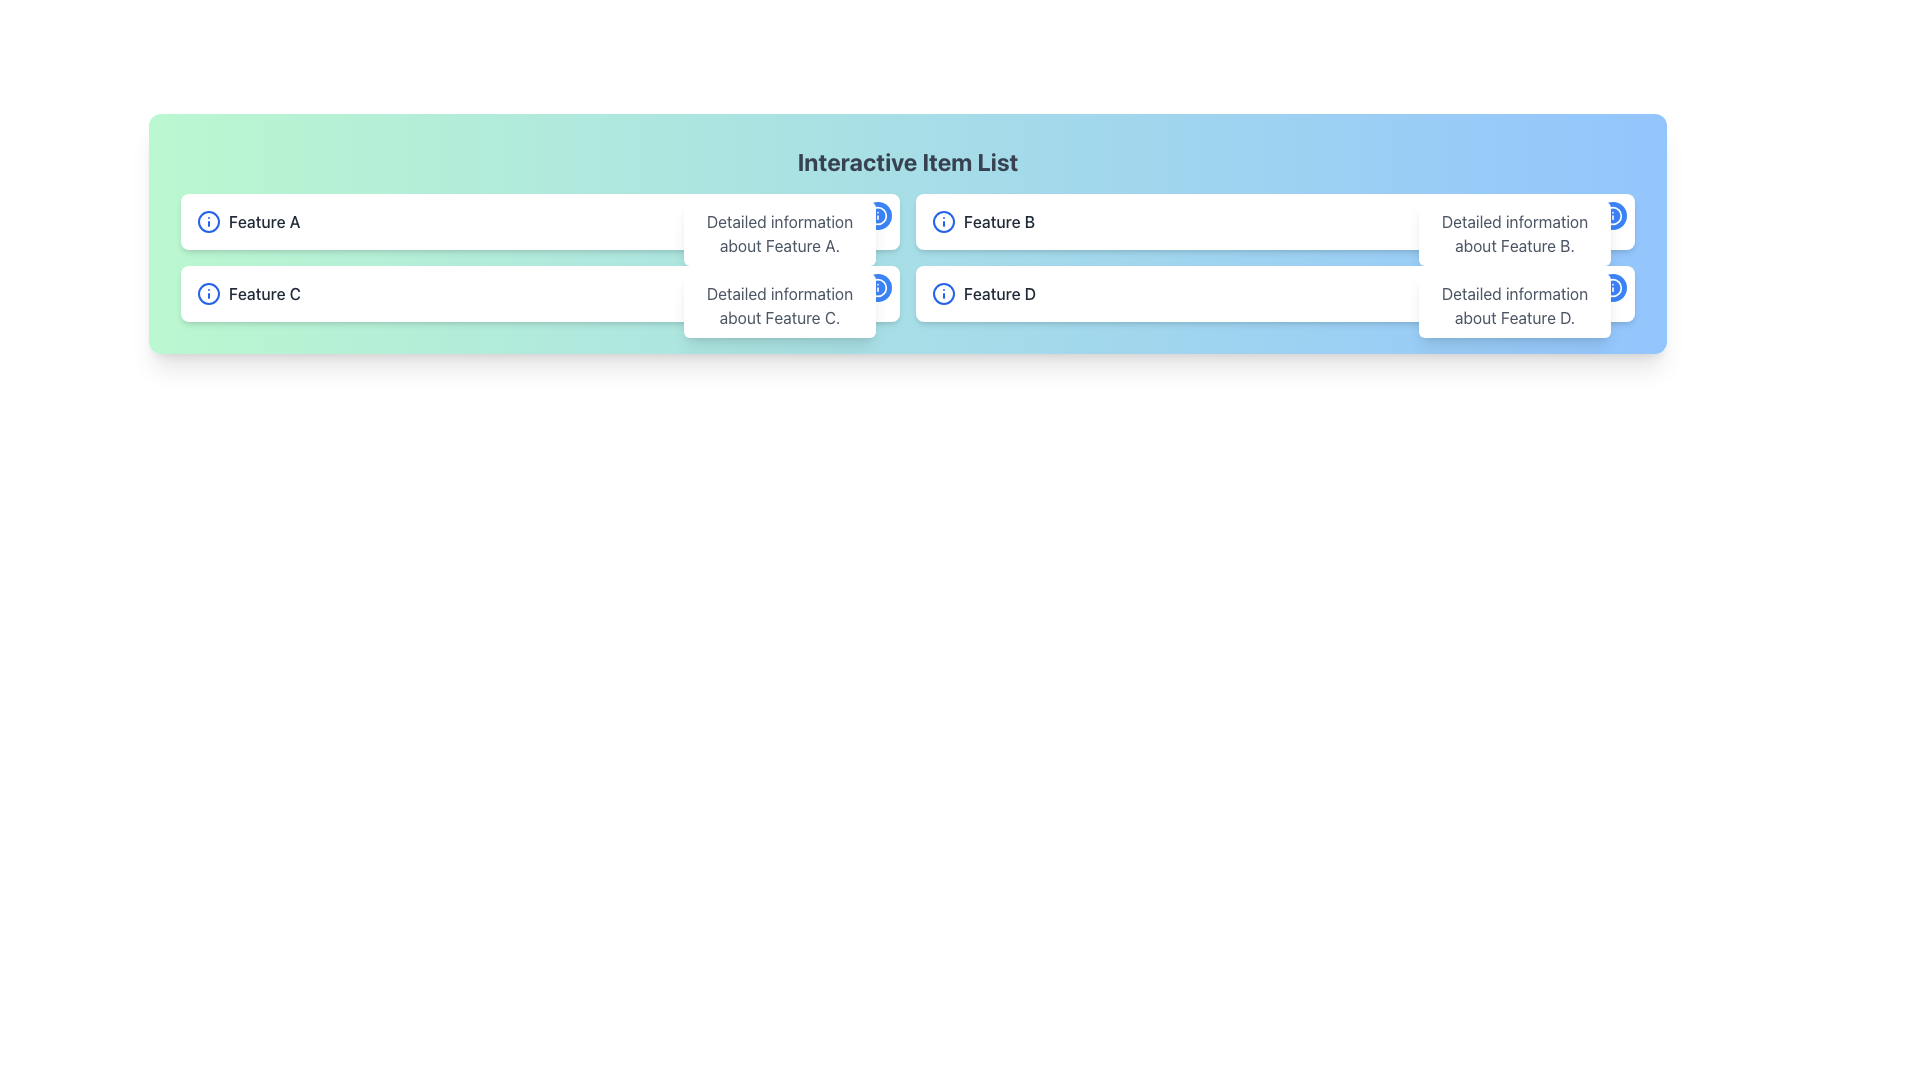 The height and width of the screenshot is (1080, 1920). Describe the element at coordinates (1612, 288) in the screenshot. I see `the button in the top-right corner of the 'Feature D' card` at that location.